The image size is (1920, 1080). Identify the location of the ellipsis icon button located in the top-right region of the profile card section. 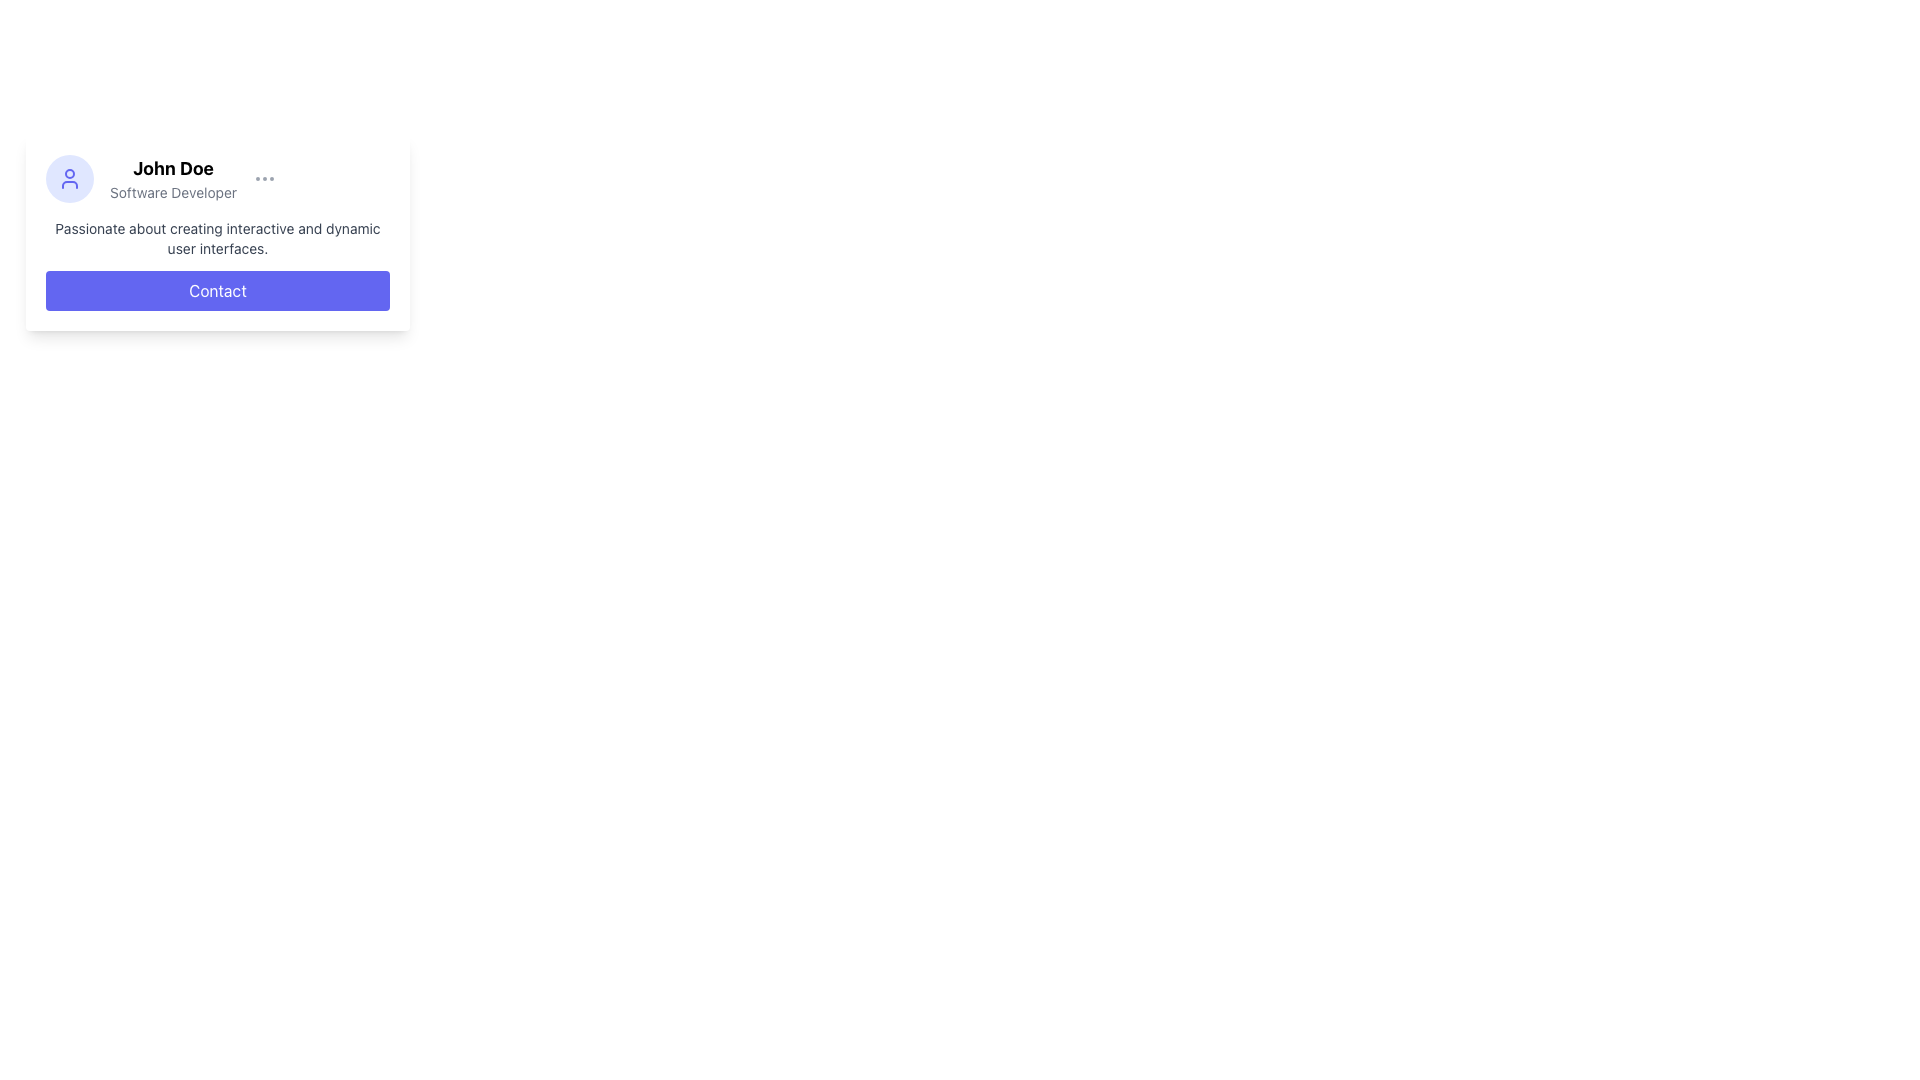
(264, 177).